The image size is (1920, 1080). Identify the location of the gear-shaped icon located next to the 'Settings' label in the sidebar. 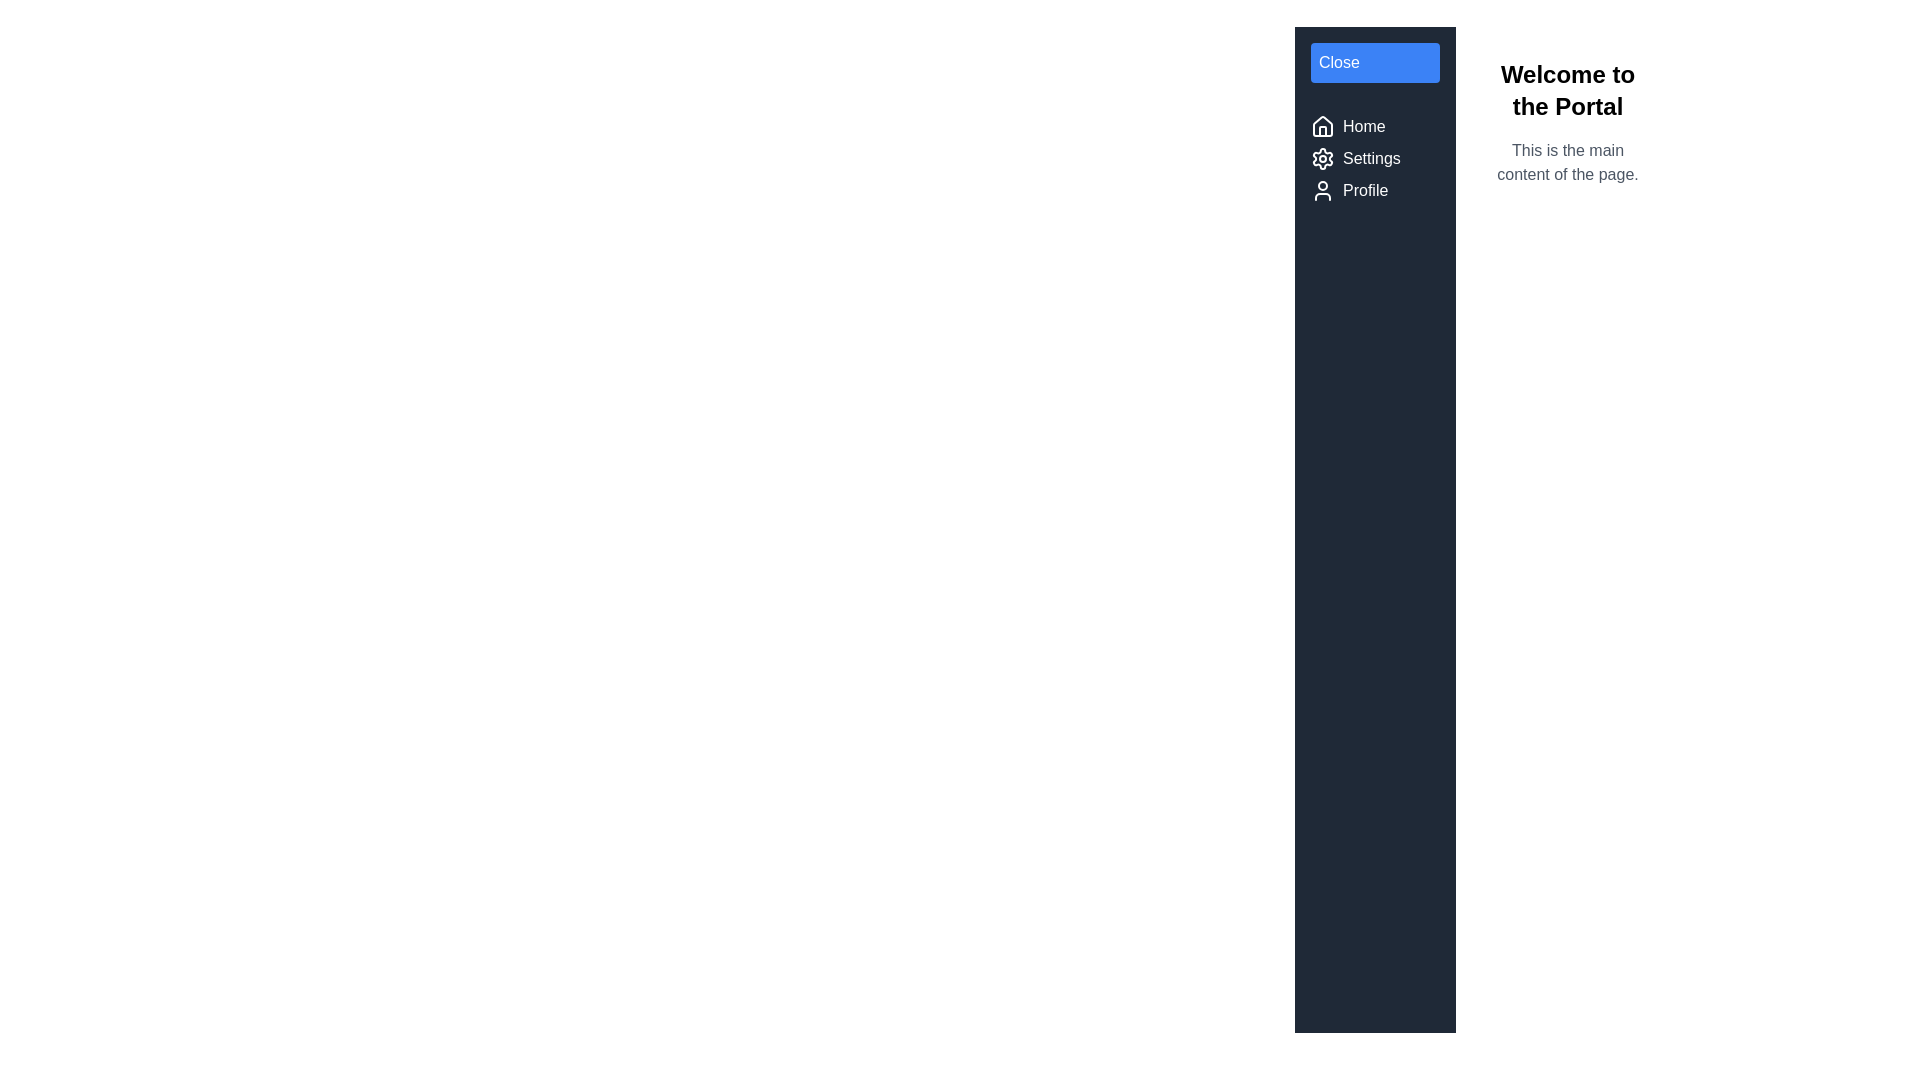
(1323, 157).